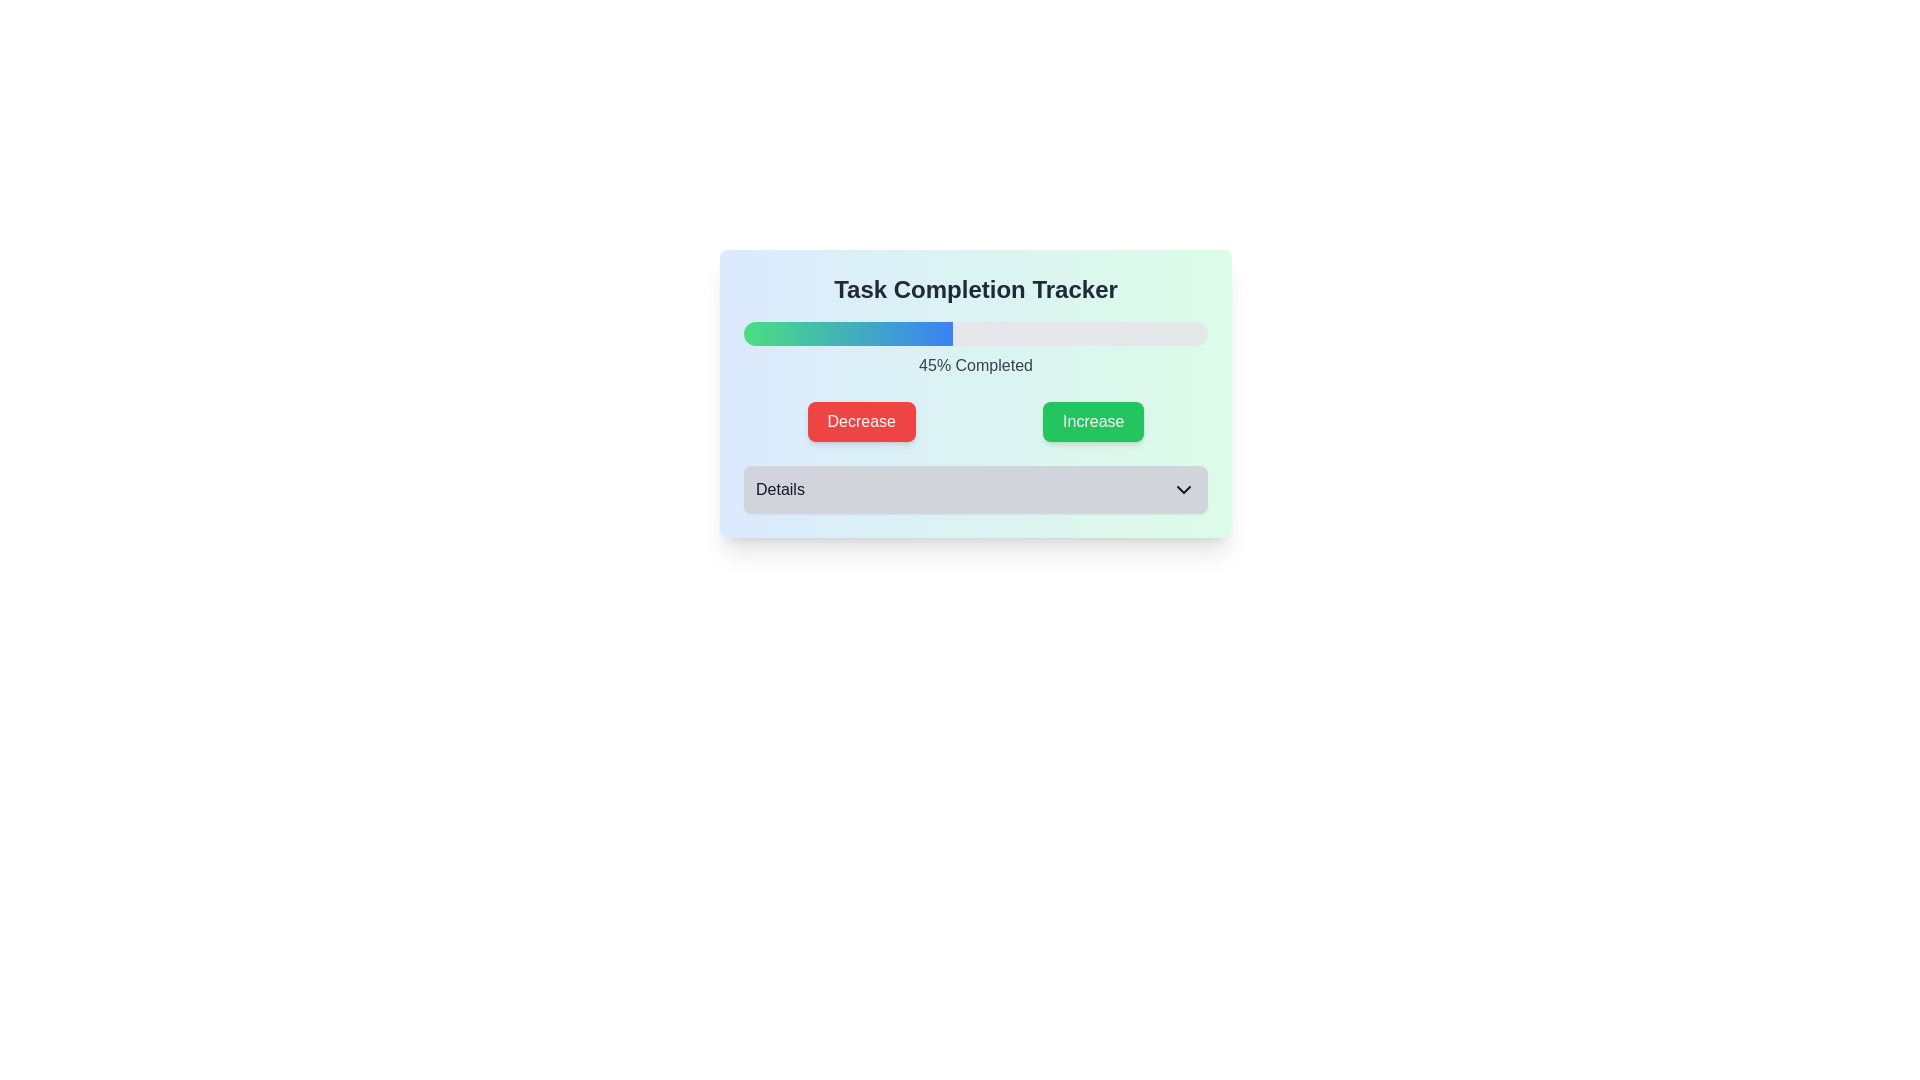  I want to click on the dropdown button located in the lower part of the 'Task Completion Tracker' card for keyboard navigation, so click(975, 489).